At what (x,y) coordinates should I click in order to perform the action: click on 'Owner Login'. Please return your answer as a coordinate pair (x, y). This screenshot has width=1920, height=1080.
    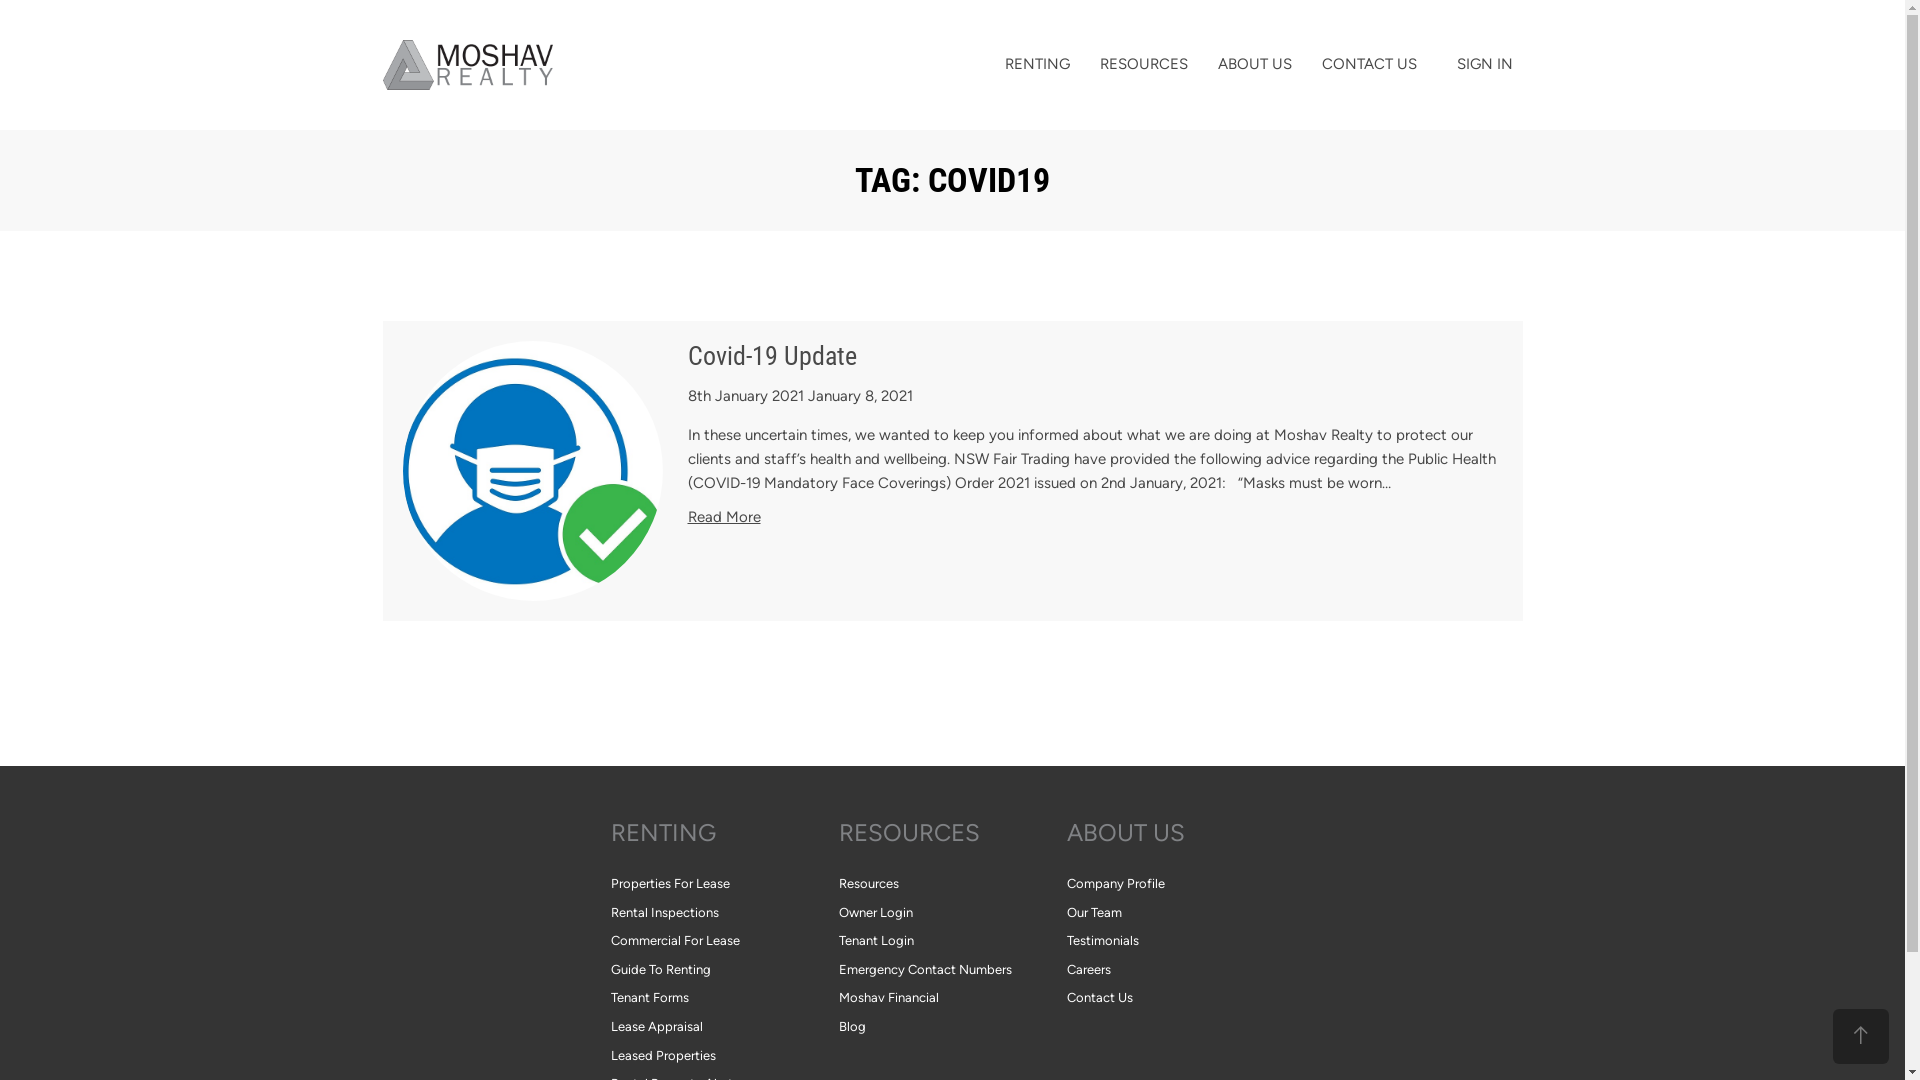
    Looking at the image, I should click on (950, 913).